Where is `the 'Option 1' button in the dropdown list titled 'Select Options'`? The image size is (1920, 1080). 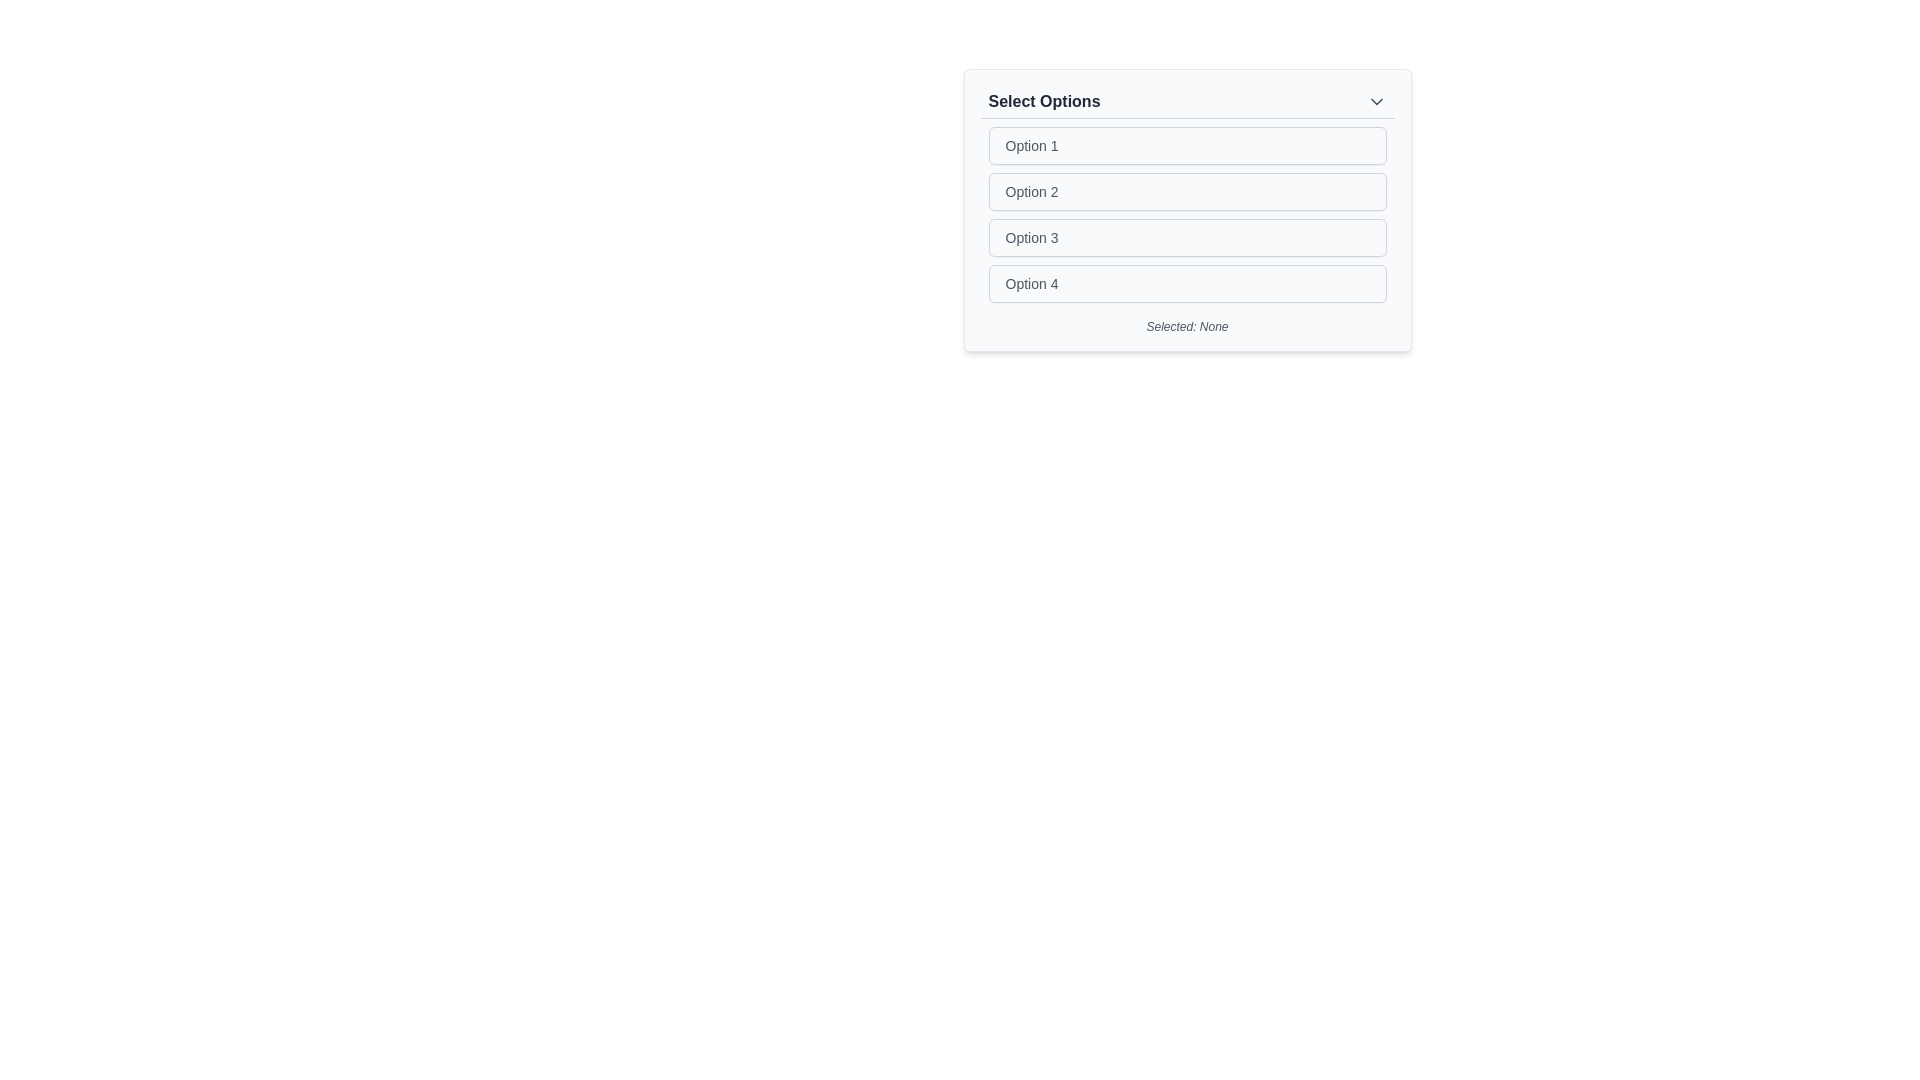 the 'Option 1' button in the dropdown list titled 'Select Options' is located at coordinates (1187, 145).